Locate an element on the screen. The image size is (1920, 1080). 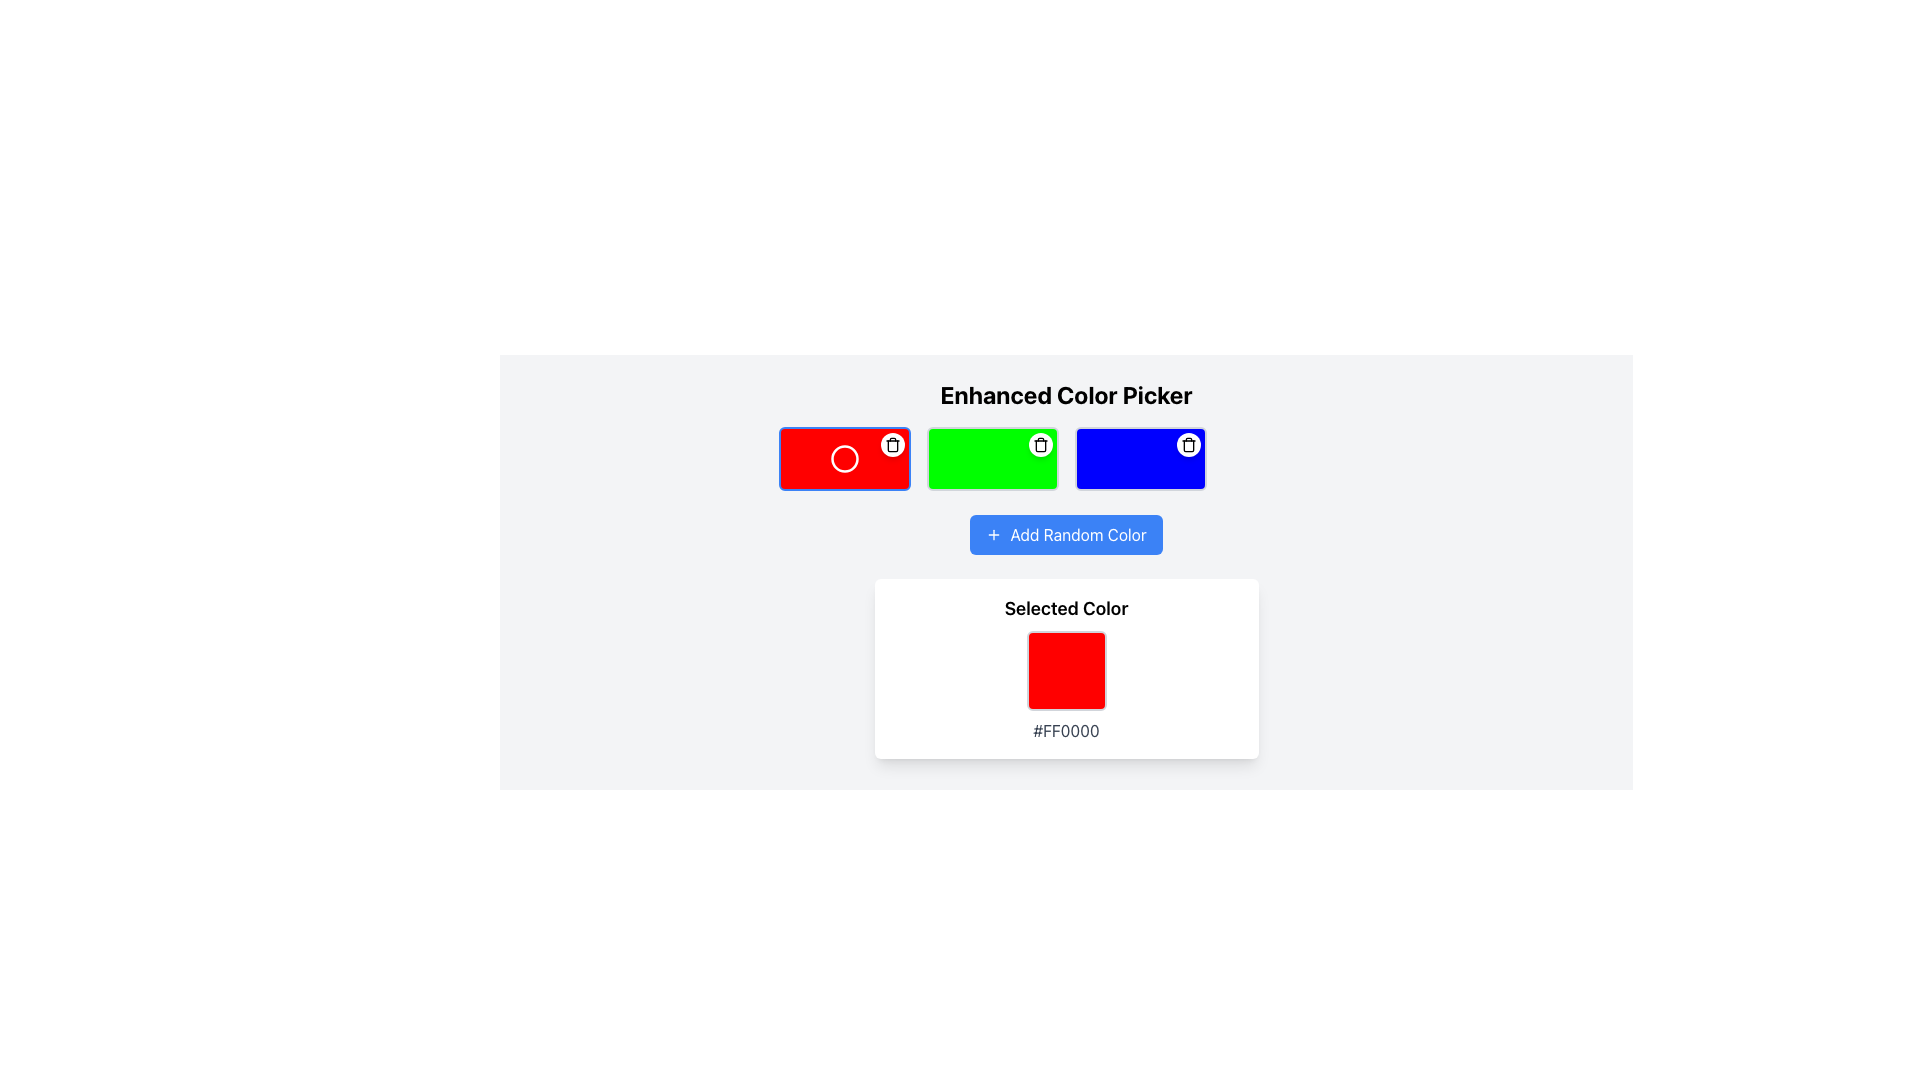
the delete button located in the top-right corner of the green card is located at coordinates (1040, 443).